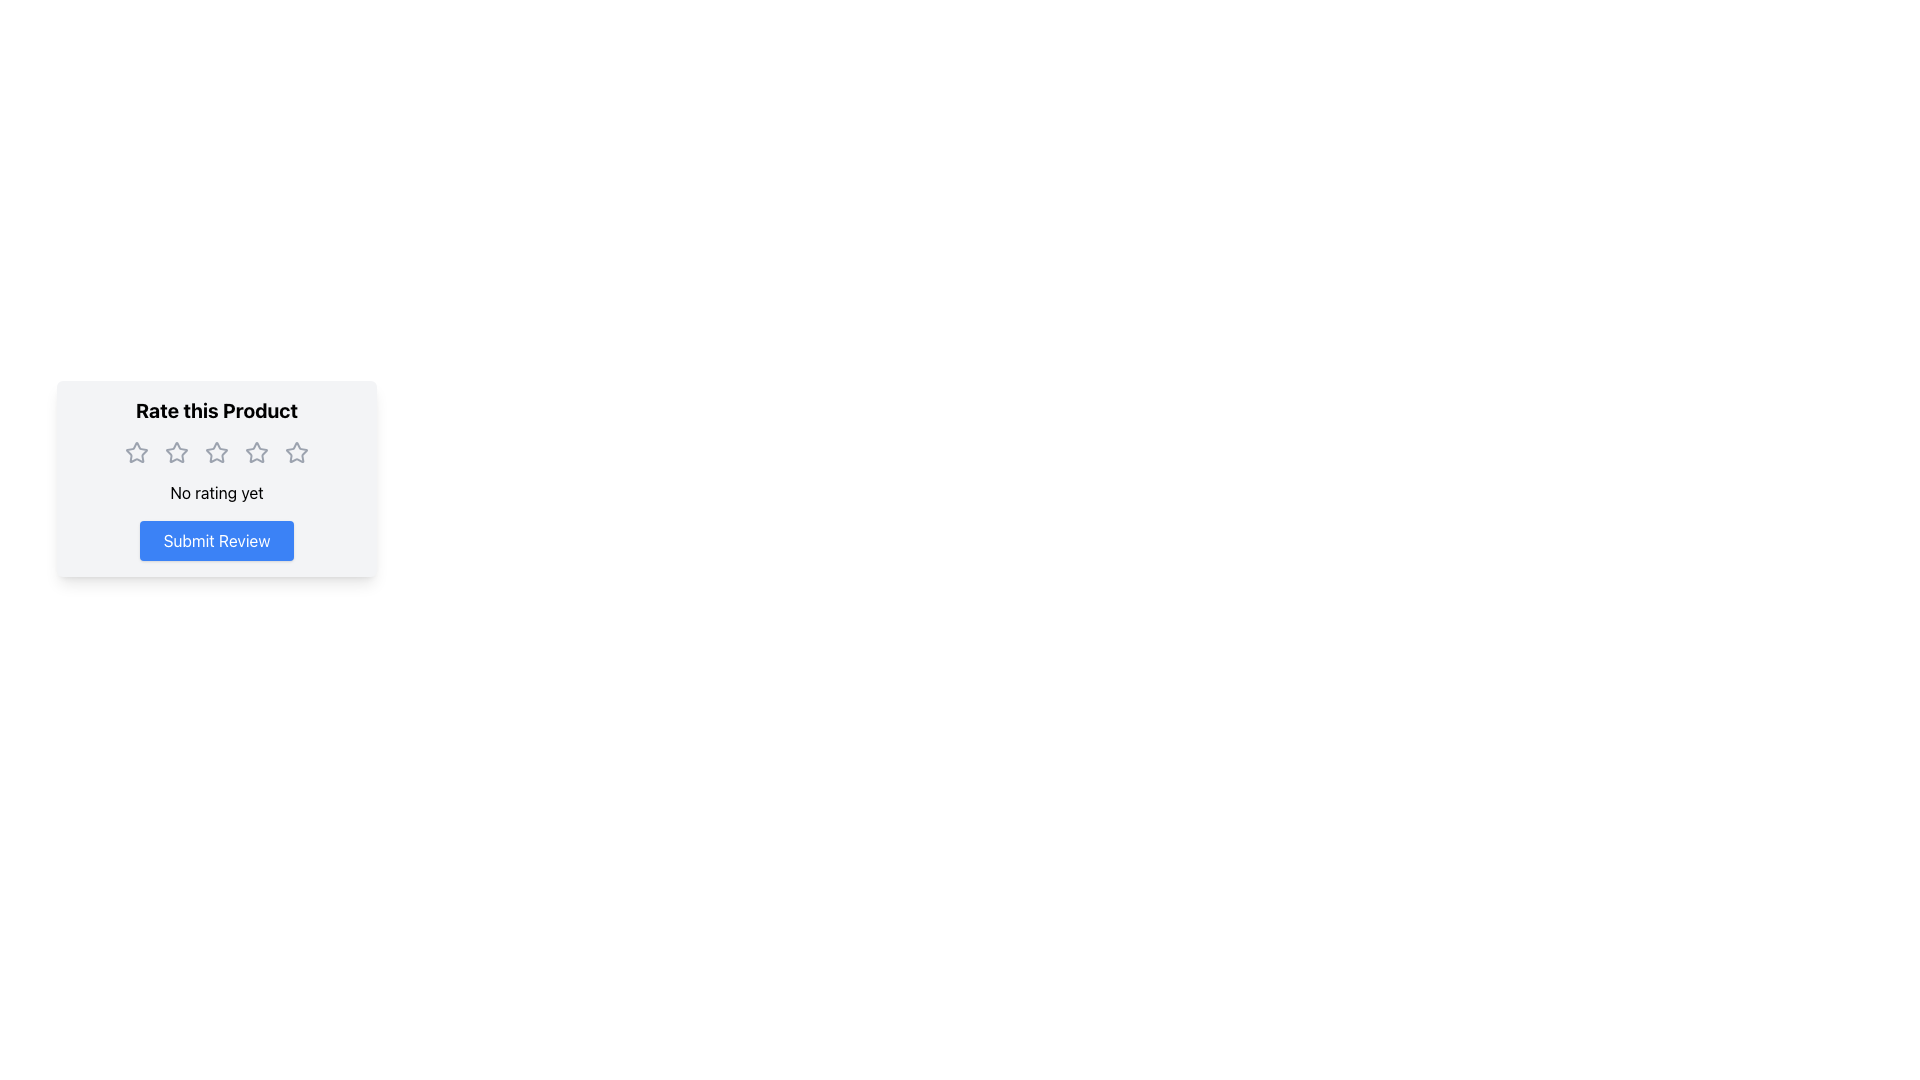  I want to click on the first unfilled gray star icon in the rating component below the text 'Rate this Product', so click(136, 452).